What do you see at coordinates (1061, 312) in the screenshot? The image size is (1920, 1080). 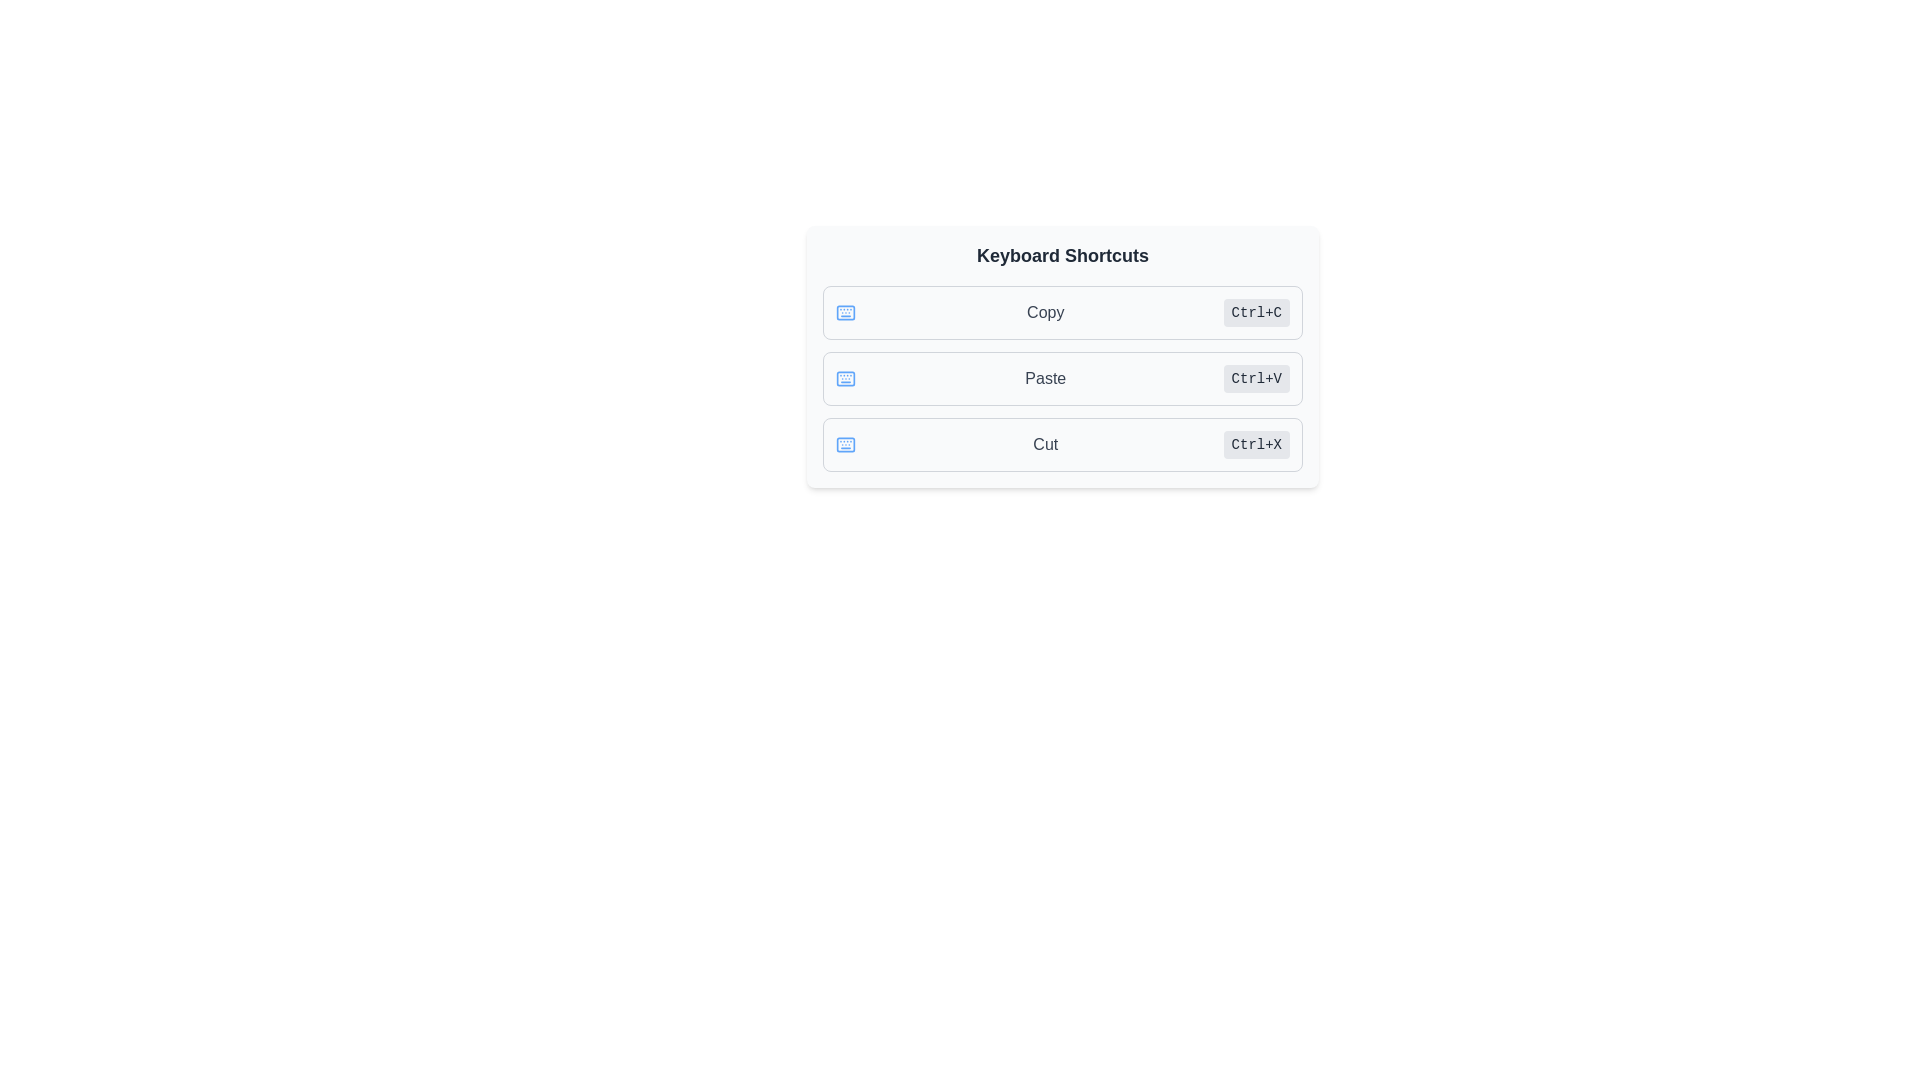 I see `the 'Copy' button, which is a horizontal bar with a light gray background, a blue keyboard icon on the left, and the text 'Copy' in dark gray at the center` at bounding box center [1061, 312].